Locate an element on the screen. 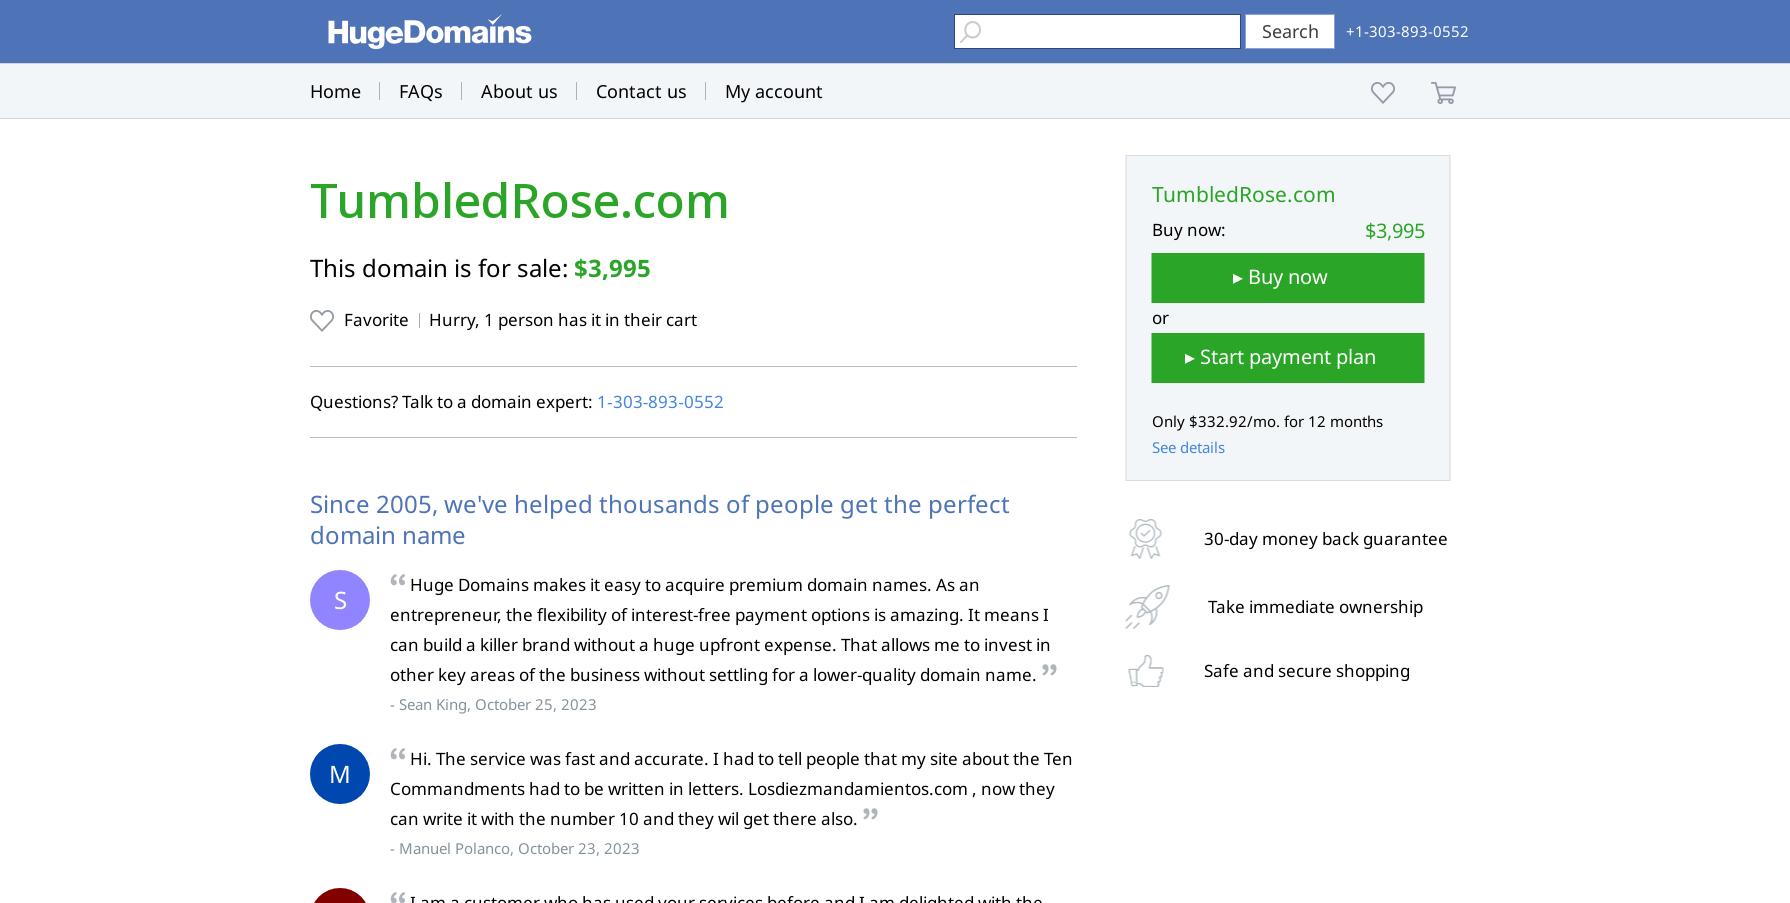 Image resolution: width=1790 pixels, height=903 pixels. 'Since 2005, we've helped thousands of people get the perfect domain name' is located at coordinates (658, 517).